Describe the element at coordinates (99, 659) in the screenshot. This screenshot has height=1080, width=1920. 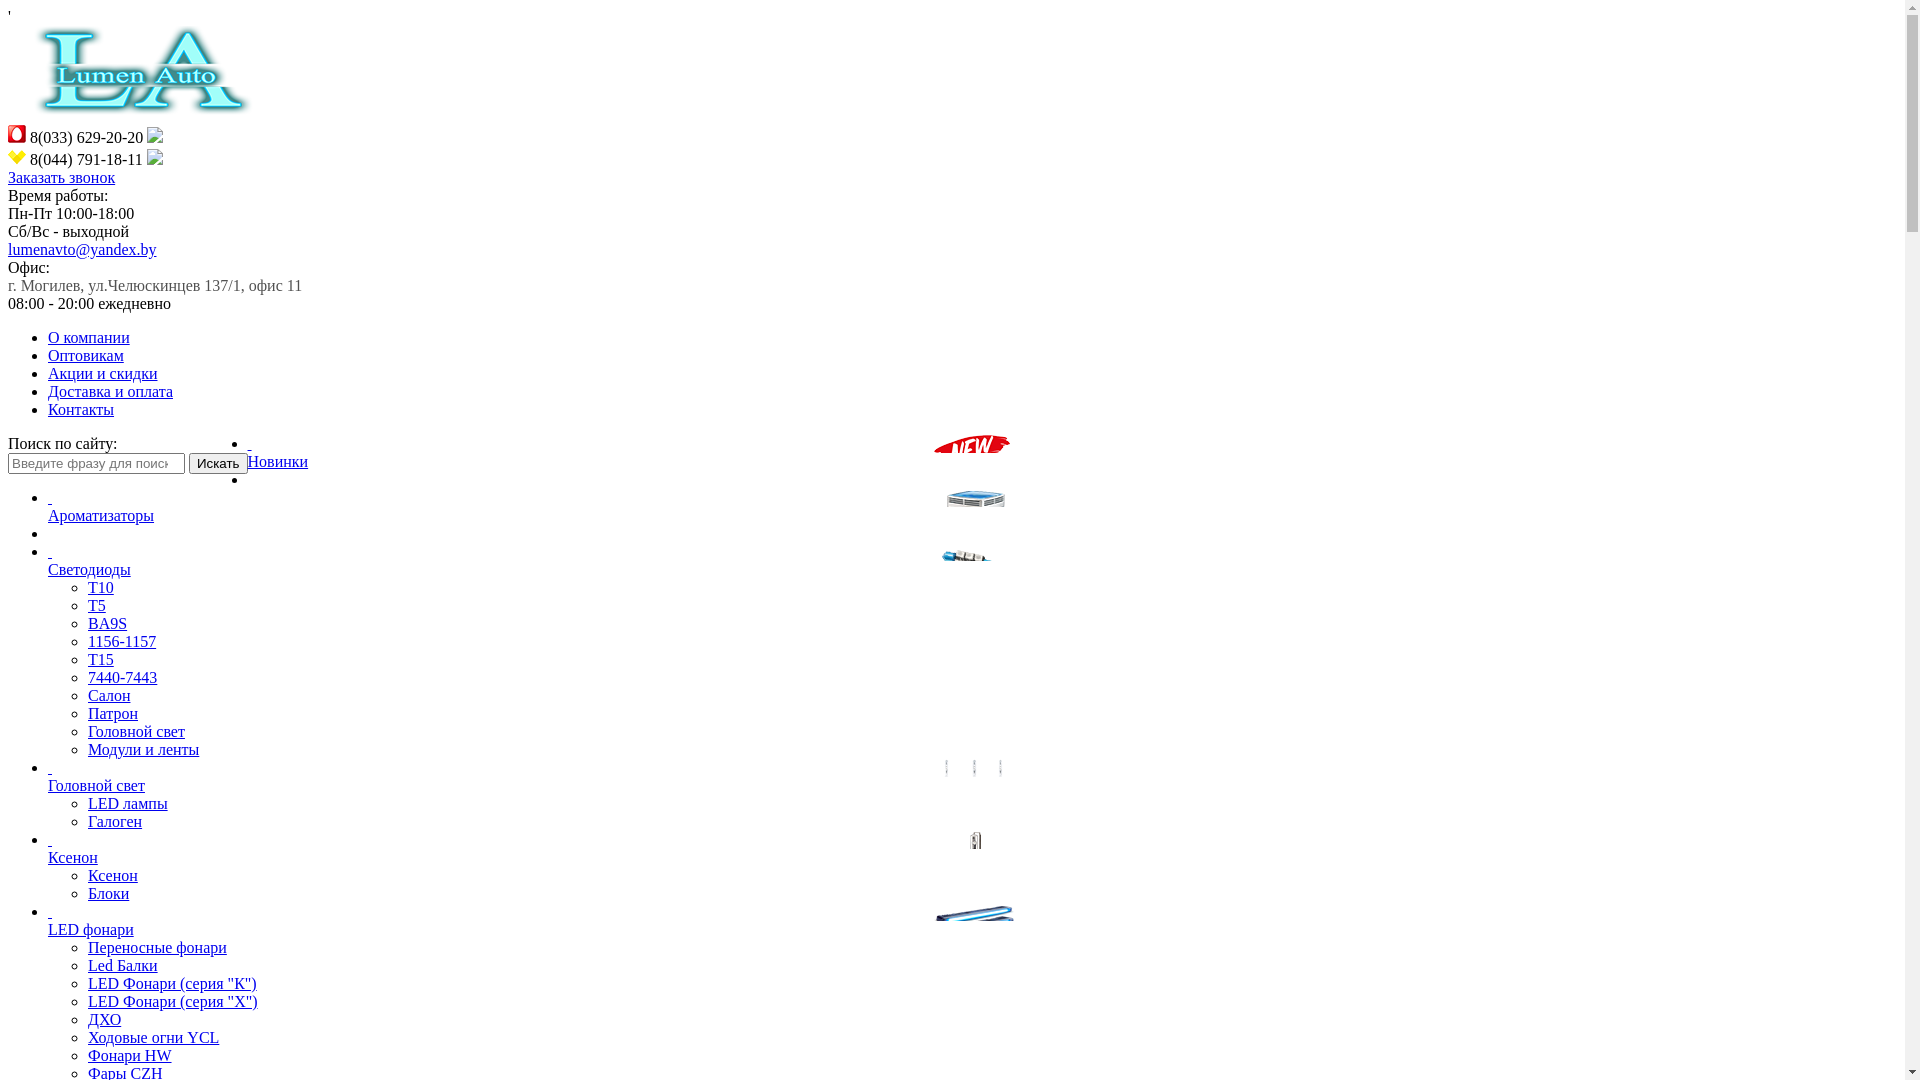
I see `'T15'` at that location.